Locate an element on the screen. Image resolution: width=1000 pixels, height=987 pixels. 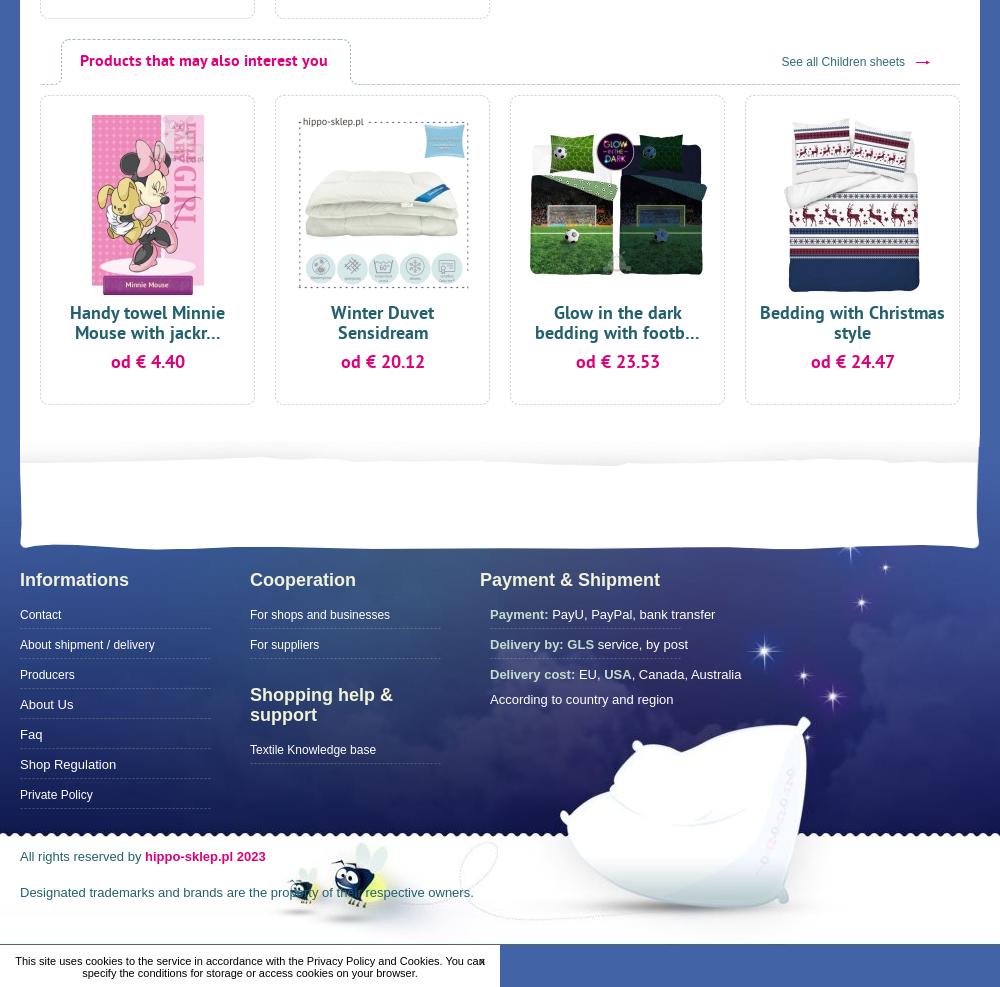
'All rights reserved by' is located at coordinates (81, 855).